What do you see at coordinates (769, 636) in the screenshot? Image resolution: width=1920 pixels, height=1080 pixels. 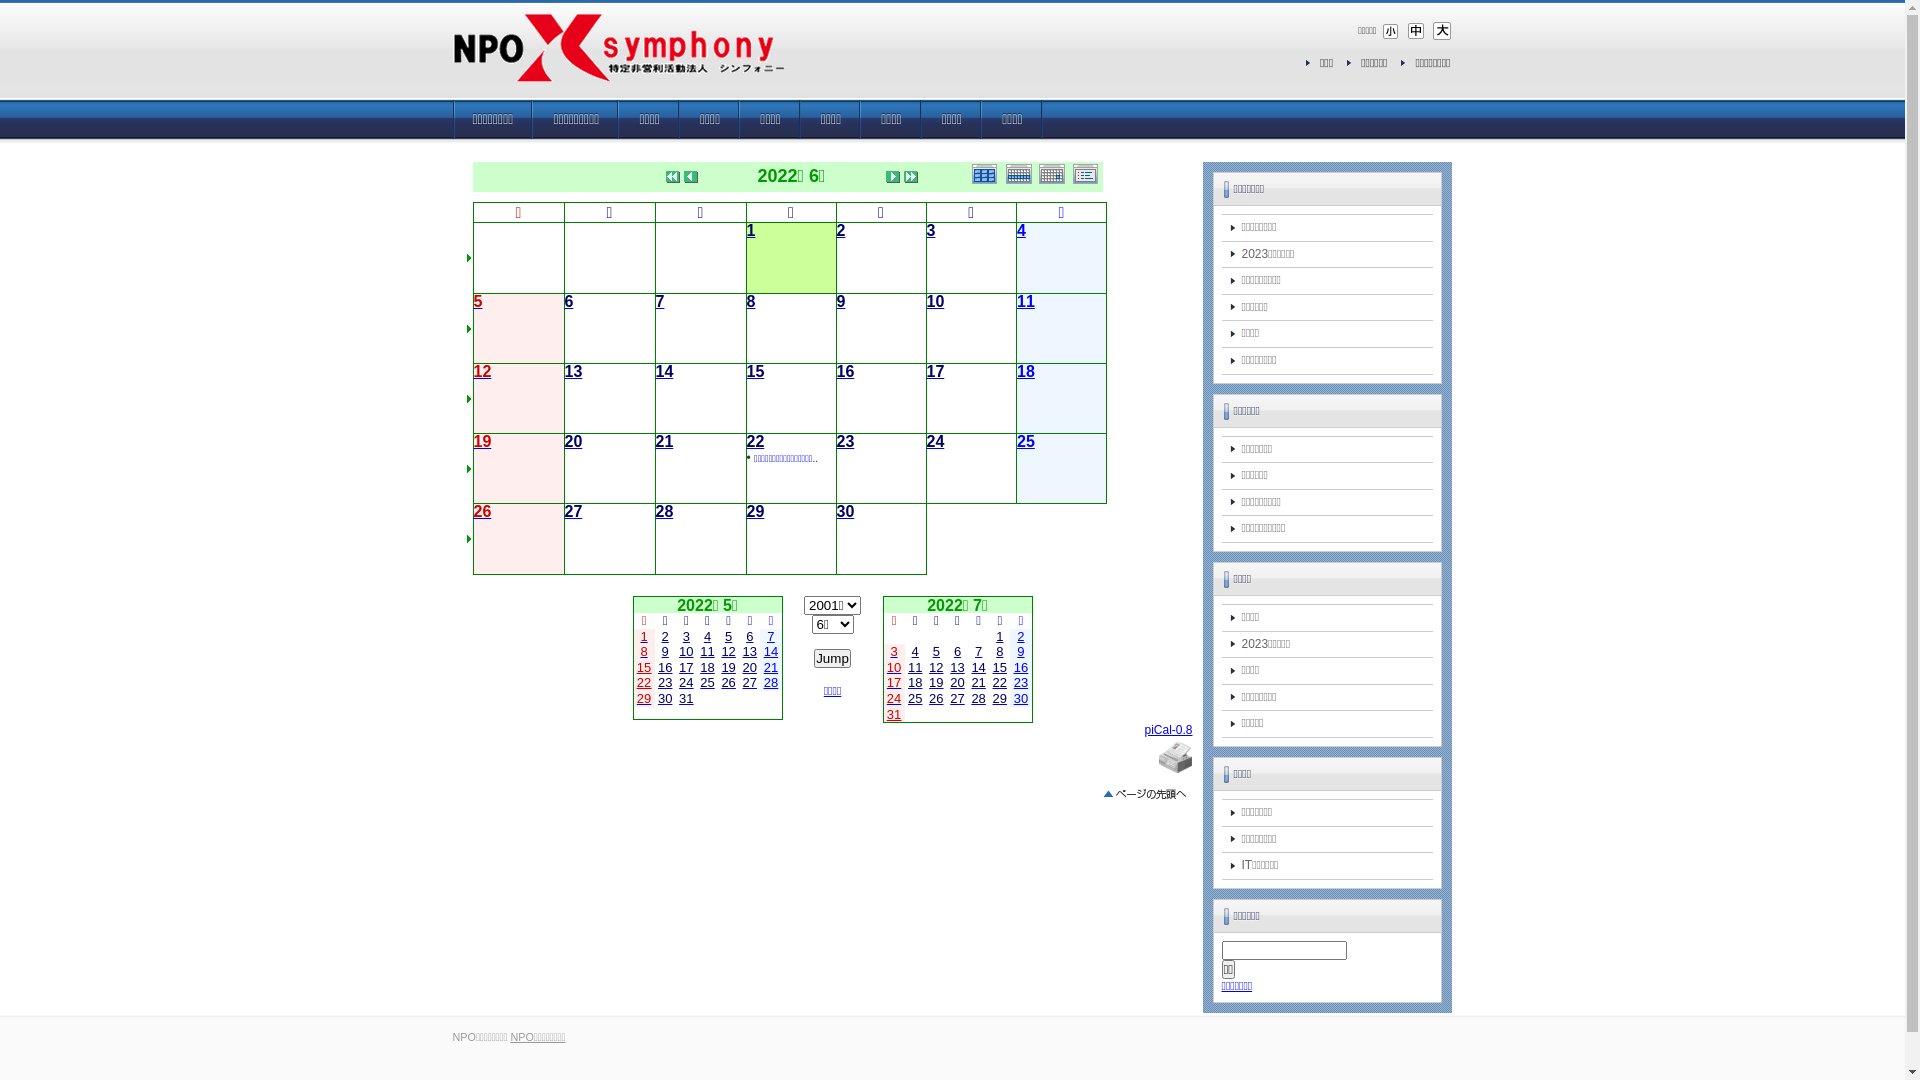 I see `'7'` at bounding box center [769, 636].